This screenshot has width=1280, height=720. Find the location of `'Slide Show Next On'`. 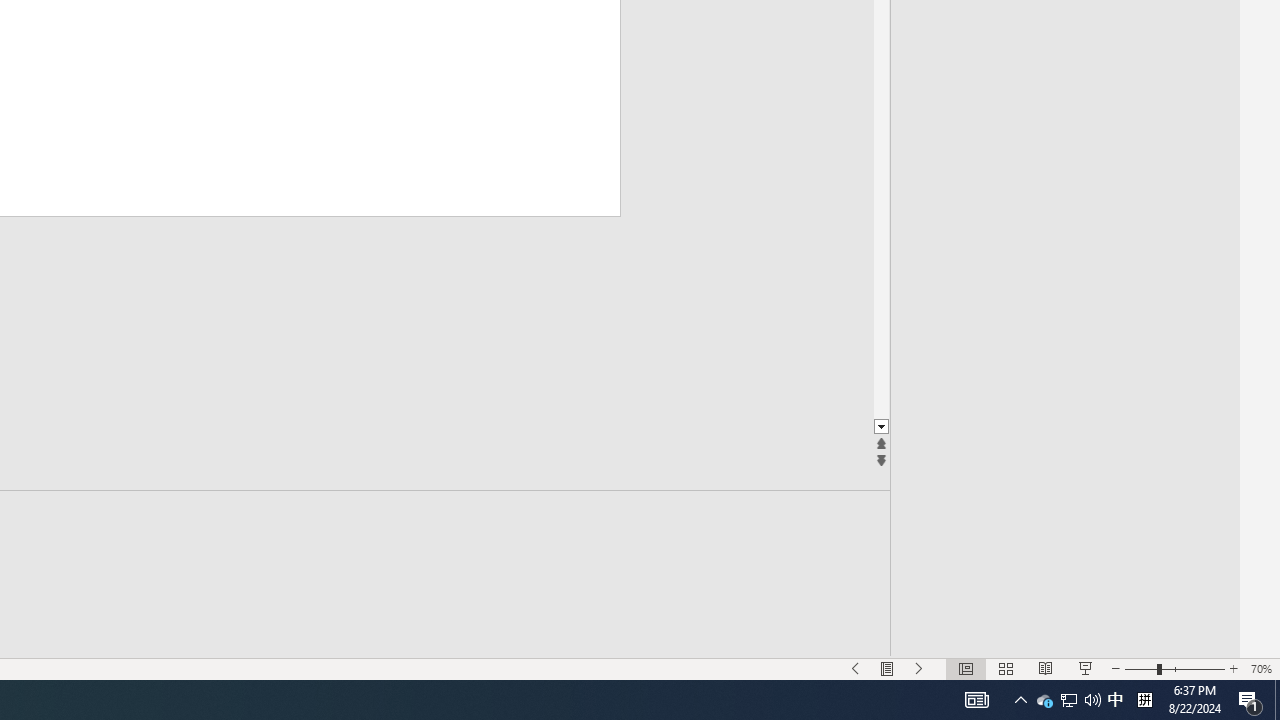

'Slide Show Next On' is located at coordinates (918, 669).